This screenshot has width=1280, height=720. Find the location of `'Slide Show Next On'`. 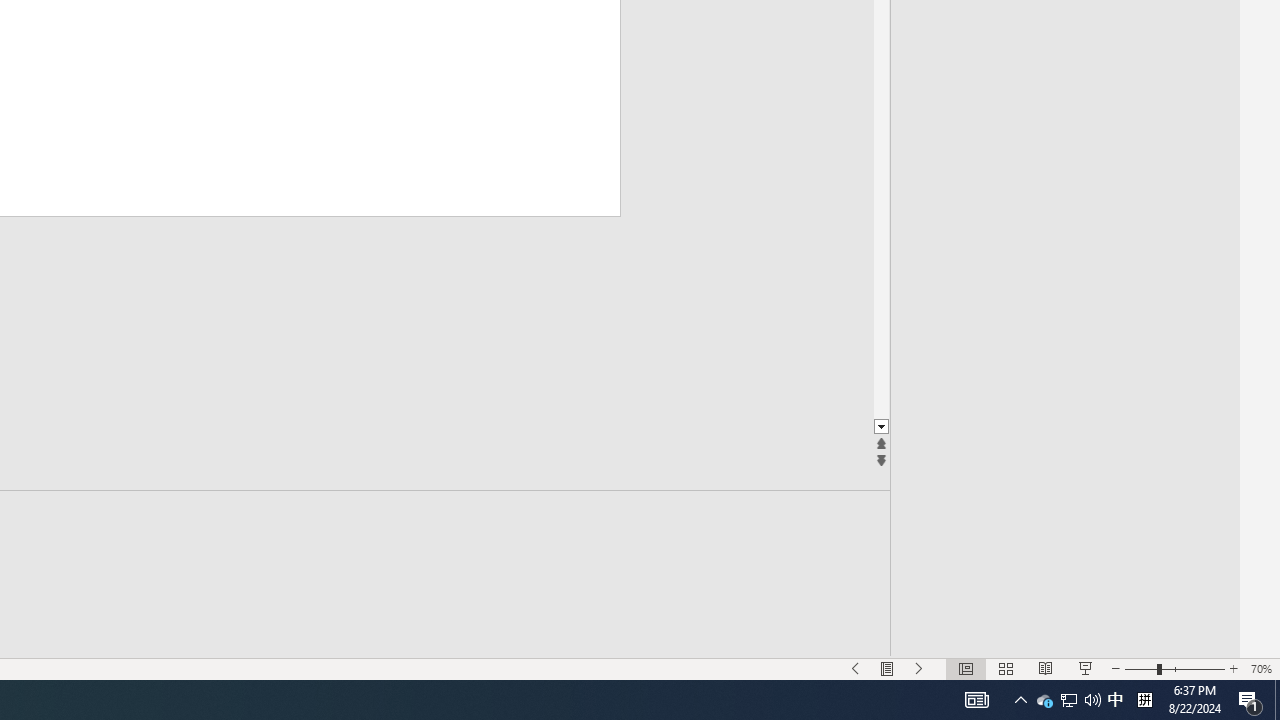

'Slide Show Next On' is located at coordinates (918, 669).